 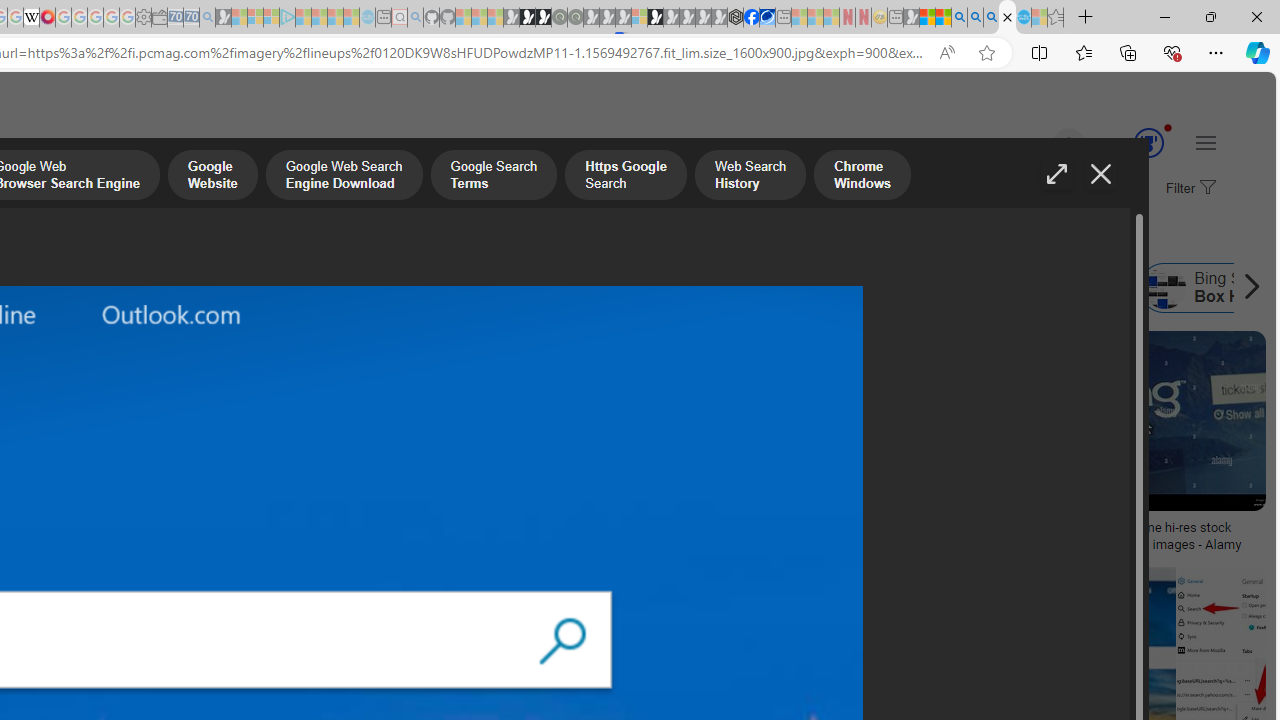 I want to click on 'github - Search - Sleeping', so click(x=415, y=17).